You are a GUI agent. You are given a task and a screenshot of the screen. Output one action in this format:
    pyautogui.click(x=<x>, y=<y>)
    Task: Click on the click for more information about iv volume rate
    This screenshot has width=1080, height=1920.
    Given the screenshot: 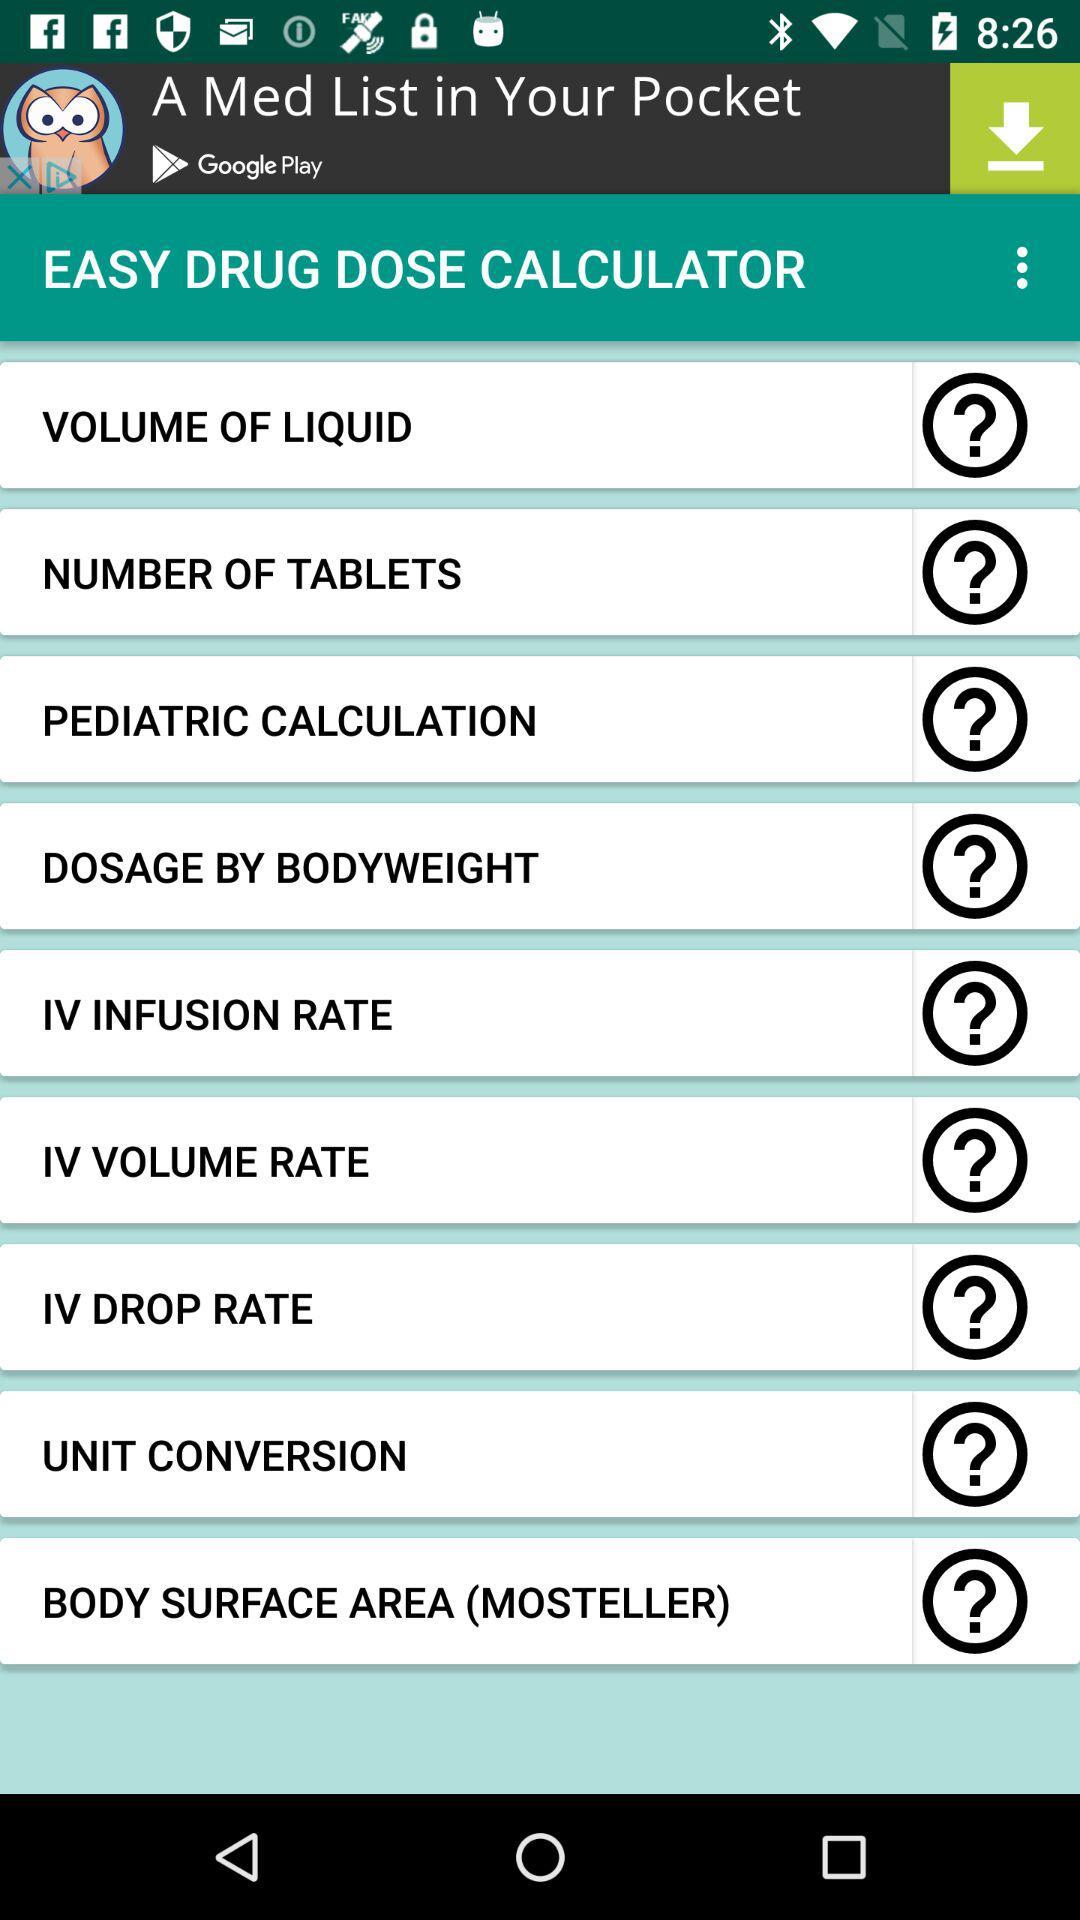 What is the action you would take?
    pyautogui.click(x=974, y=1160)
    